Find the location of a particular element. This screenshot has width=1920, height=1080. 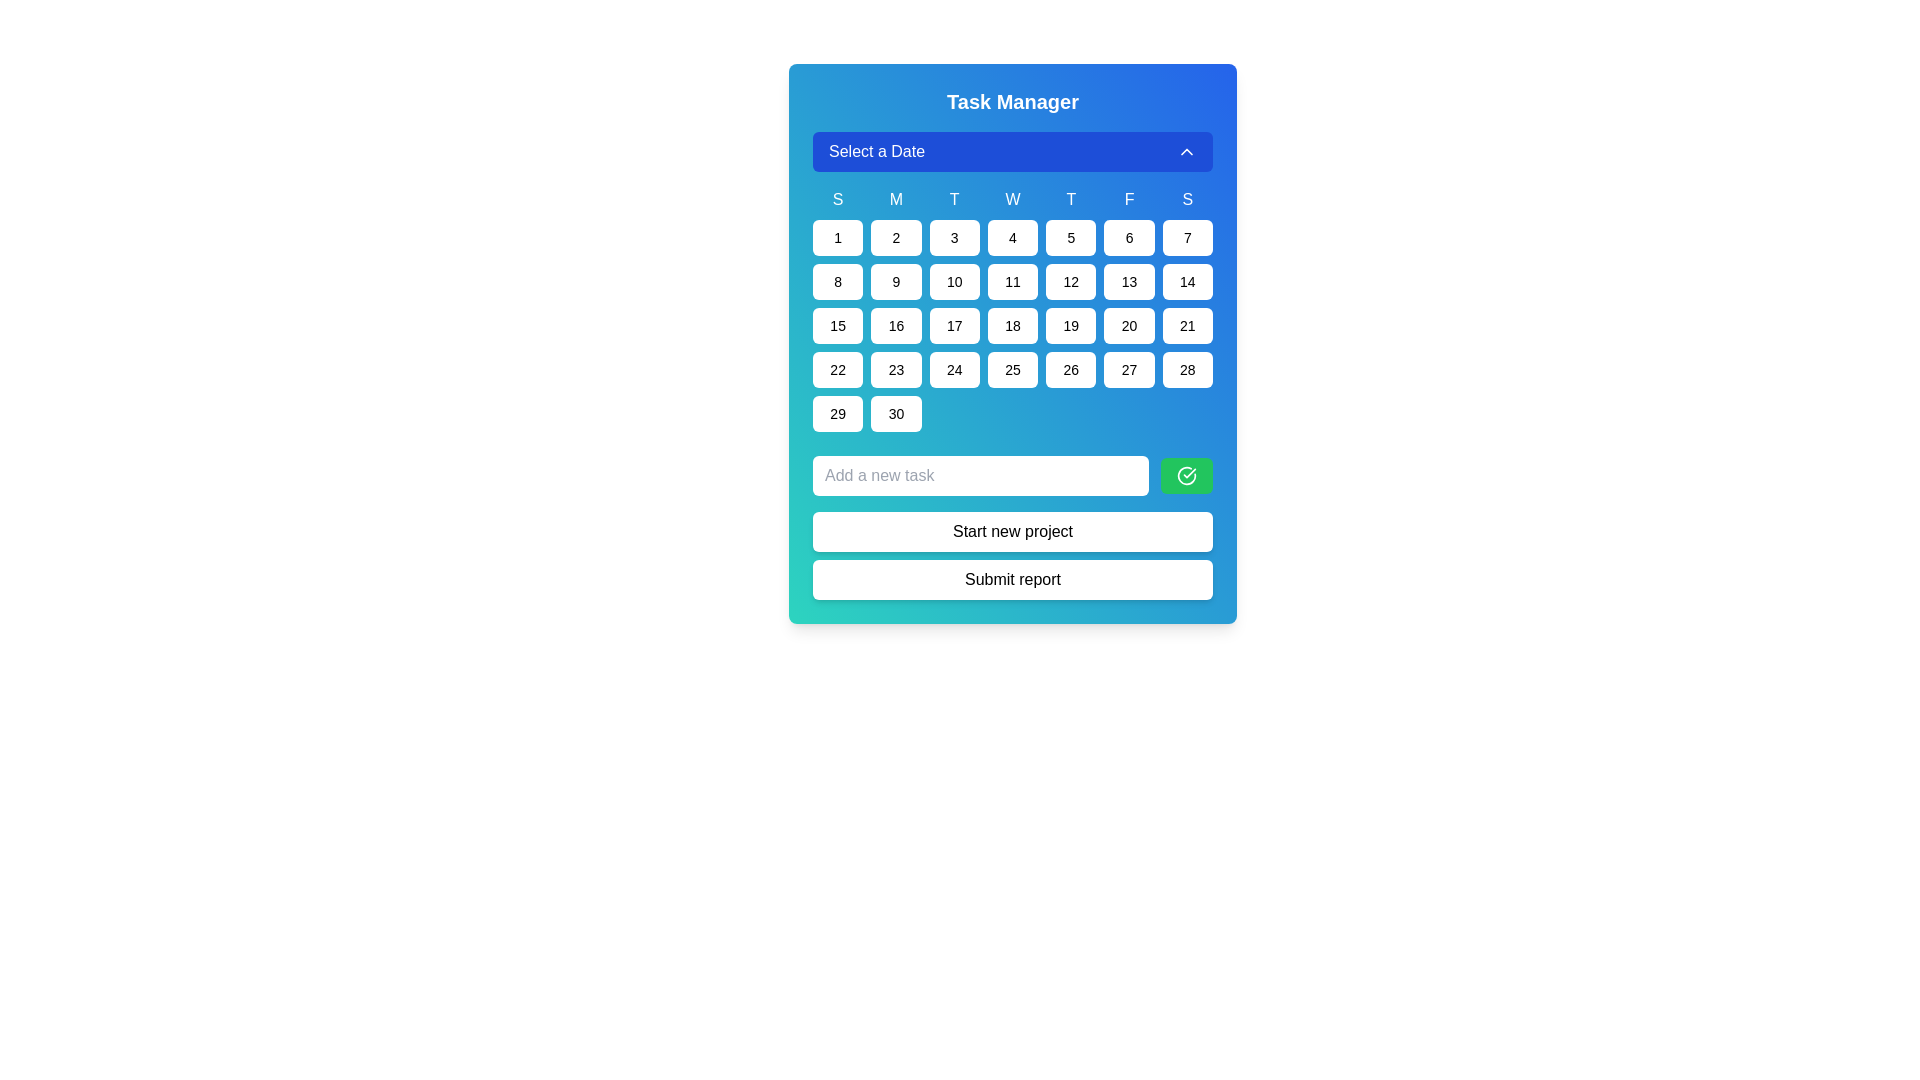

a date in the Date Picker Grid located within the 'Task Manager' card, below the 'Select a Date' section label is located at coordinates (1012, 281).